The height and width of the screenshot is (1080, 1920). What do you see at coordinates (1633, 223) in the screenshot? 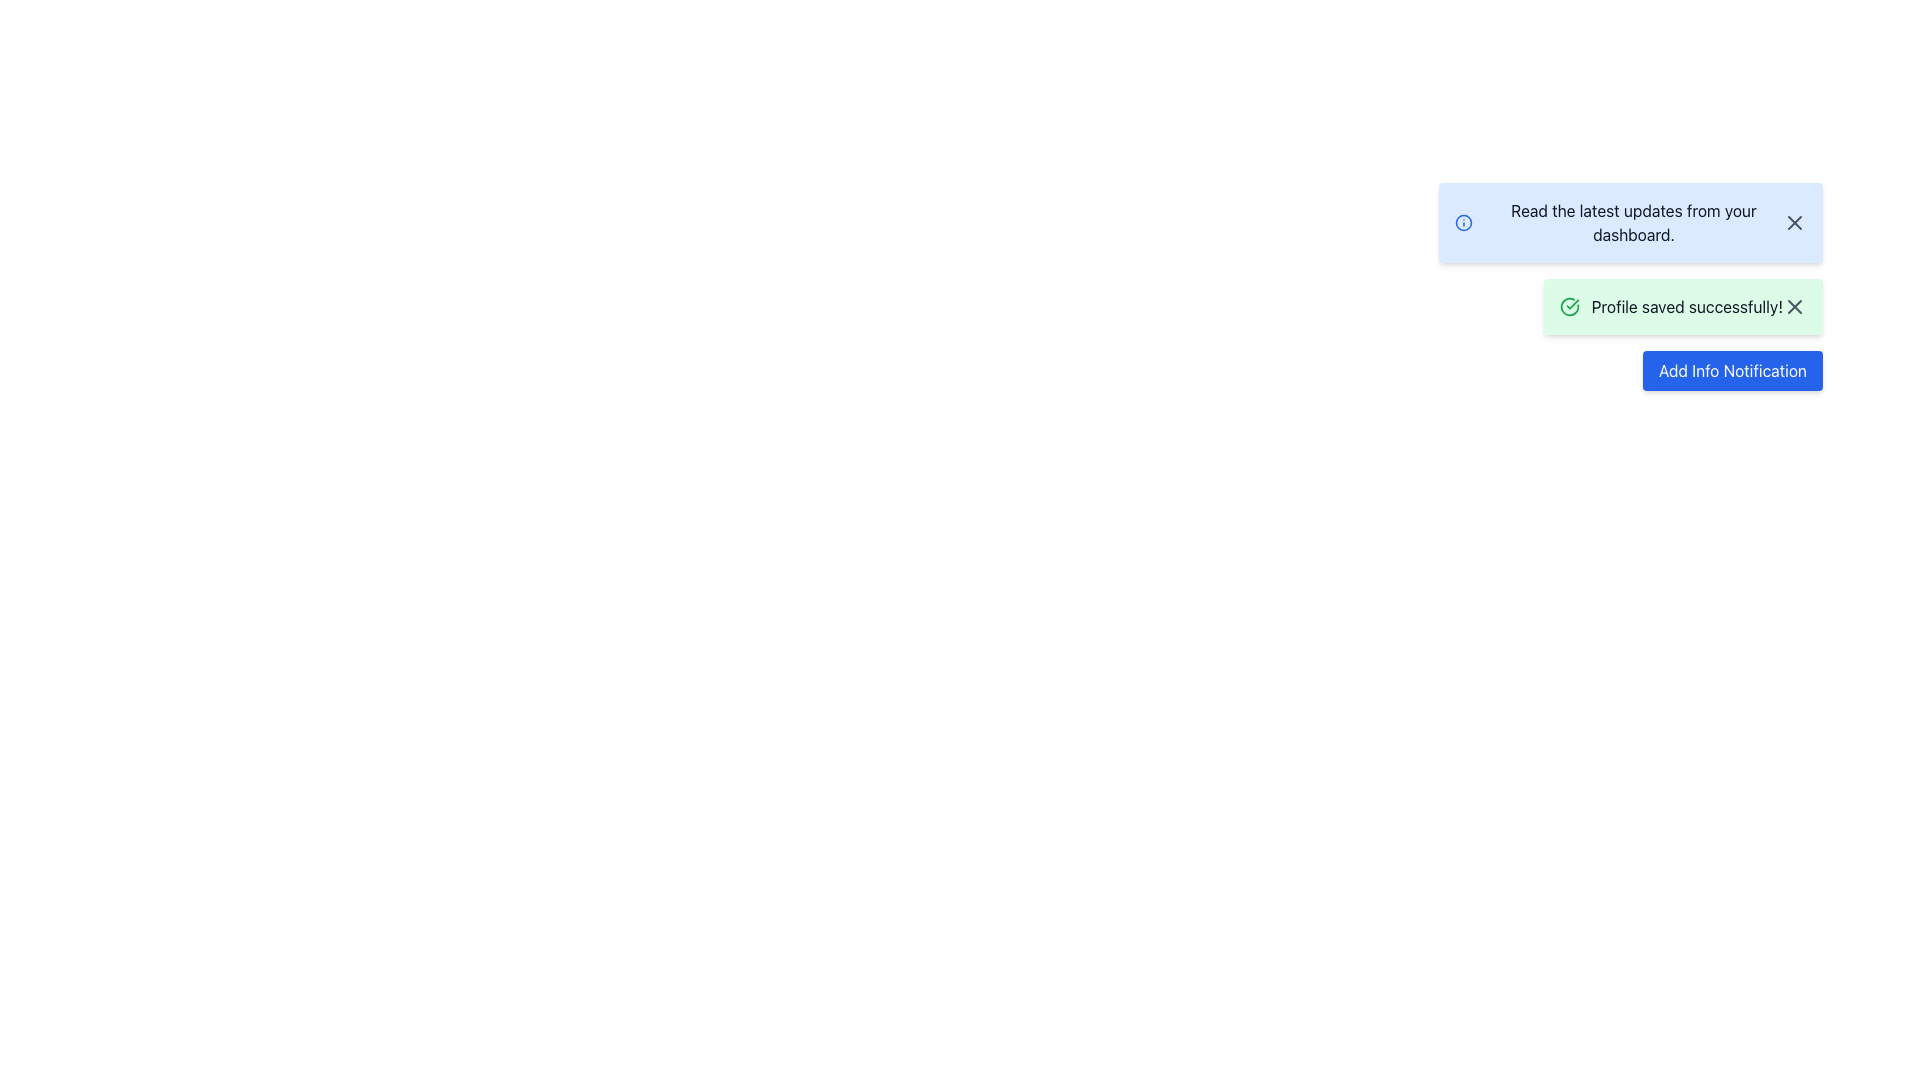
I see `text displayed in the light blue notification box that conveys updates related to the user's dashboard` at bounding box center [1633, 223].